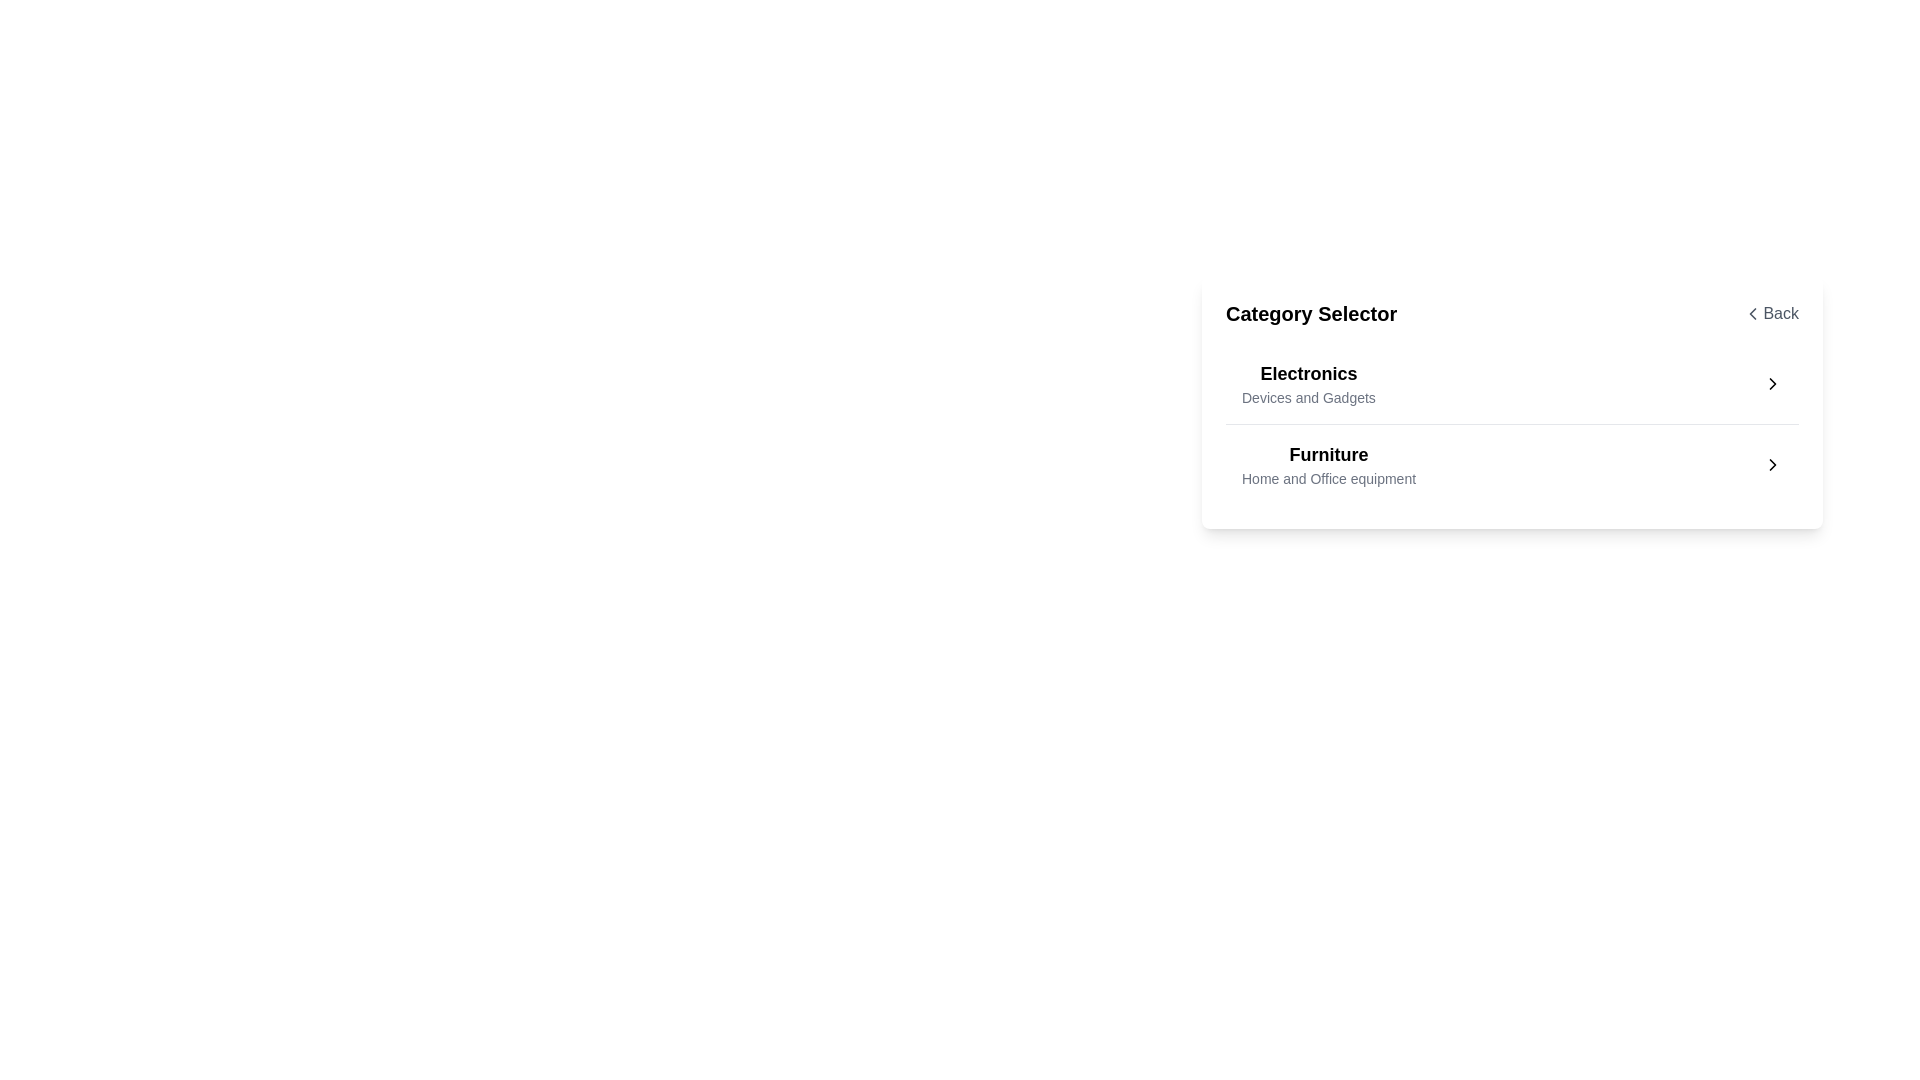 The width and height of the screenshot is (1920, 1080). I want to click on the Text label providing additional descriptive information about the 'Furniture' category, which is positioned directly below the 'Furniture' text element in the category selection interface, so click(1329, 478).